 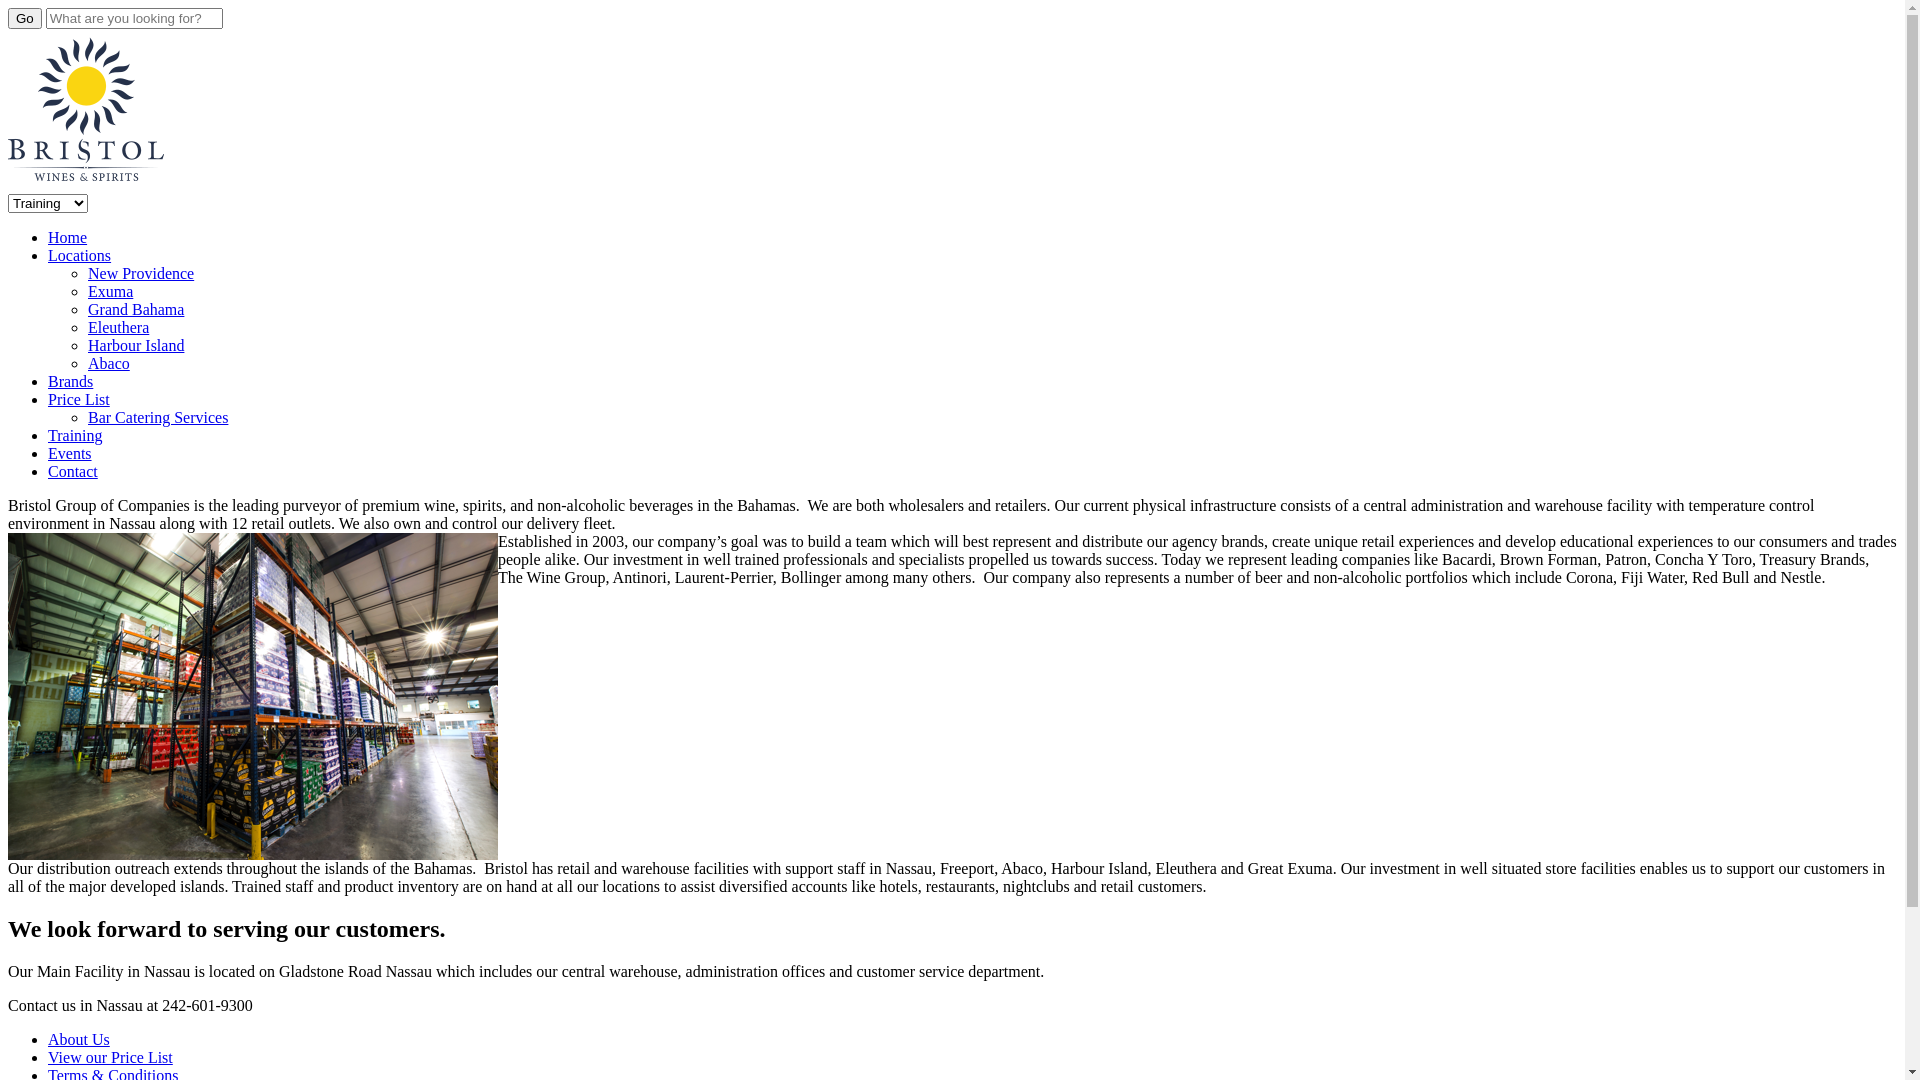 What do you see at coordinates (79, 254) in the screenshot?
I see `'Locations'` at bounding box center [79, 254].